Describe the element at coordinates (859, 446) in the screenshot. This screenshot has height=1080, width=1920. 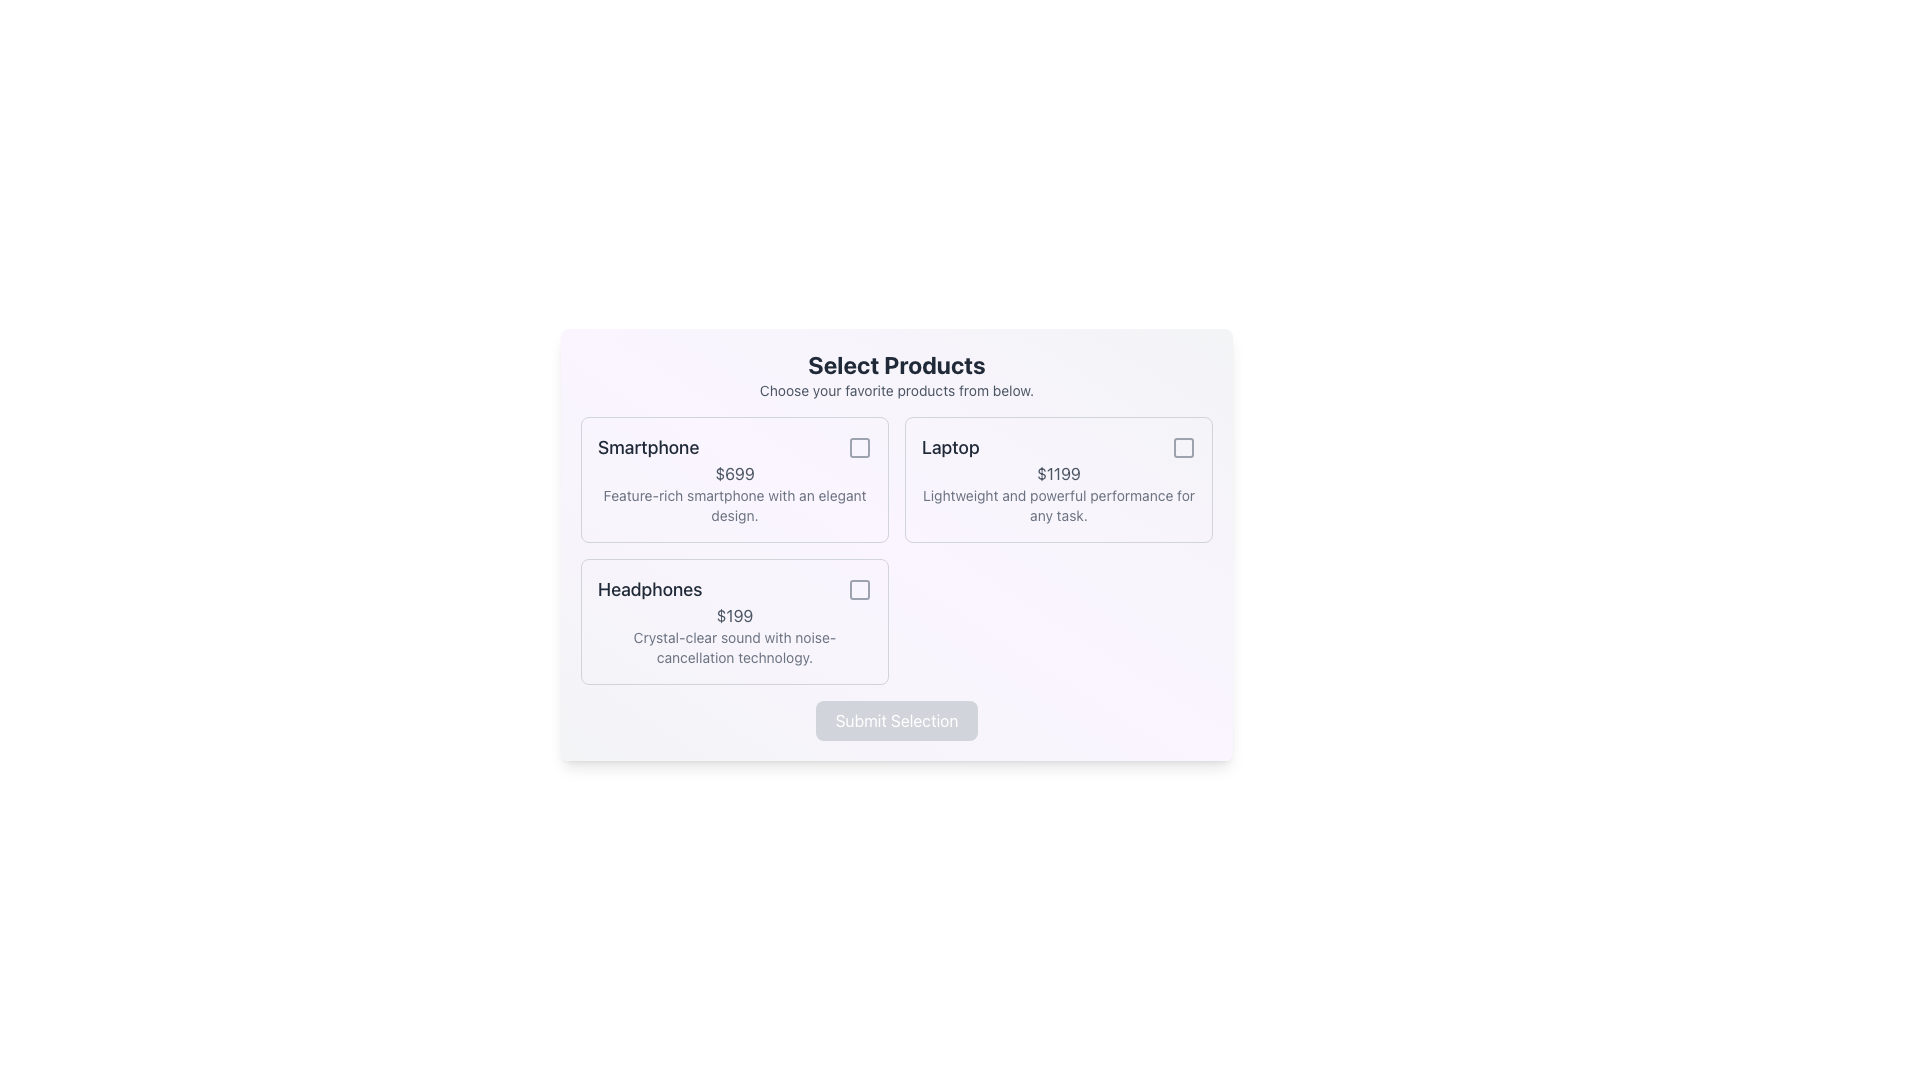
I see `the interactive checkbox for the 'Smartphone' product, which is the lone square icon located to the right of the 'Smartphone' label within its card grouping` at that location.